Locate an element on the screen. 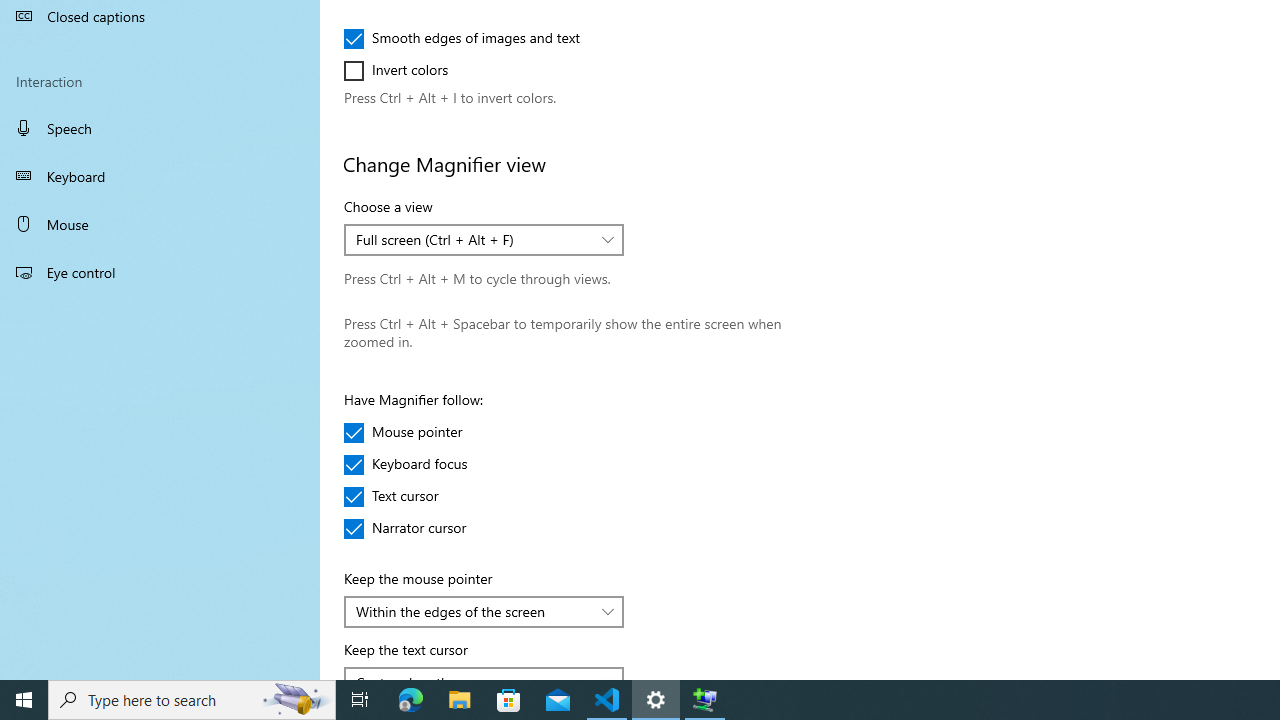 The image size is (1280, 720). 'Keyboard focus' is located at coordinates (405, 465).